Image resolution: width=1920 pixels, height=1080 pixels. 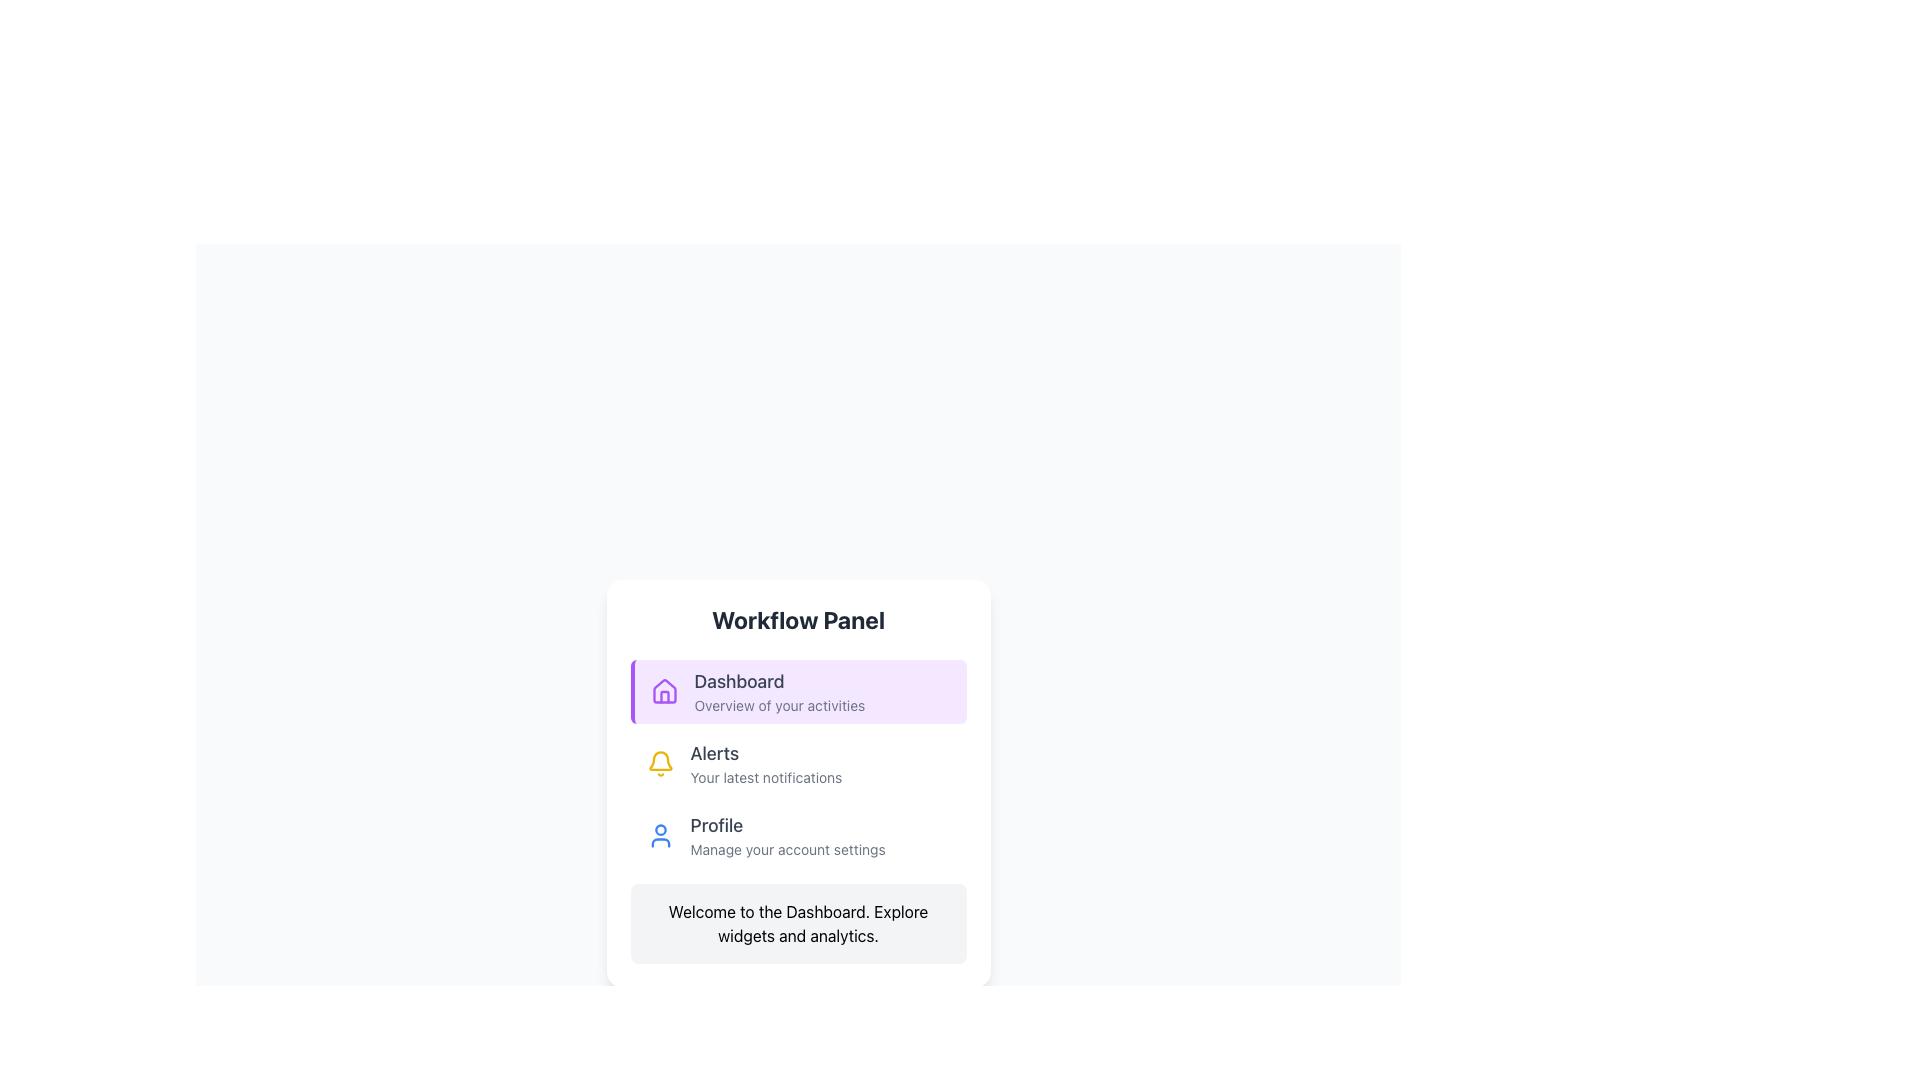 I want to click on the decorative icon indicating the user account or profile-related feature, located in the left-most part of the 'Profile' section, horizontally aligned with the title 'Profile', so click(x=660, y=836).